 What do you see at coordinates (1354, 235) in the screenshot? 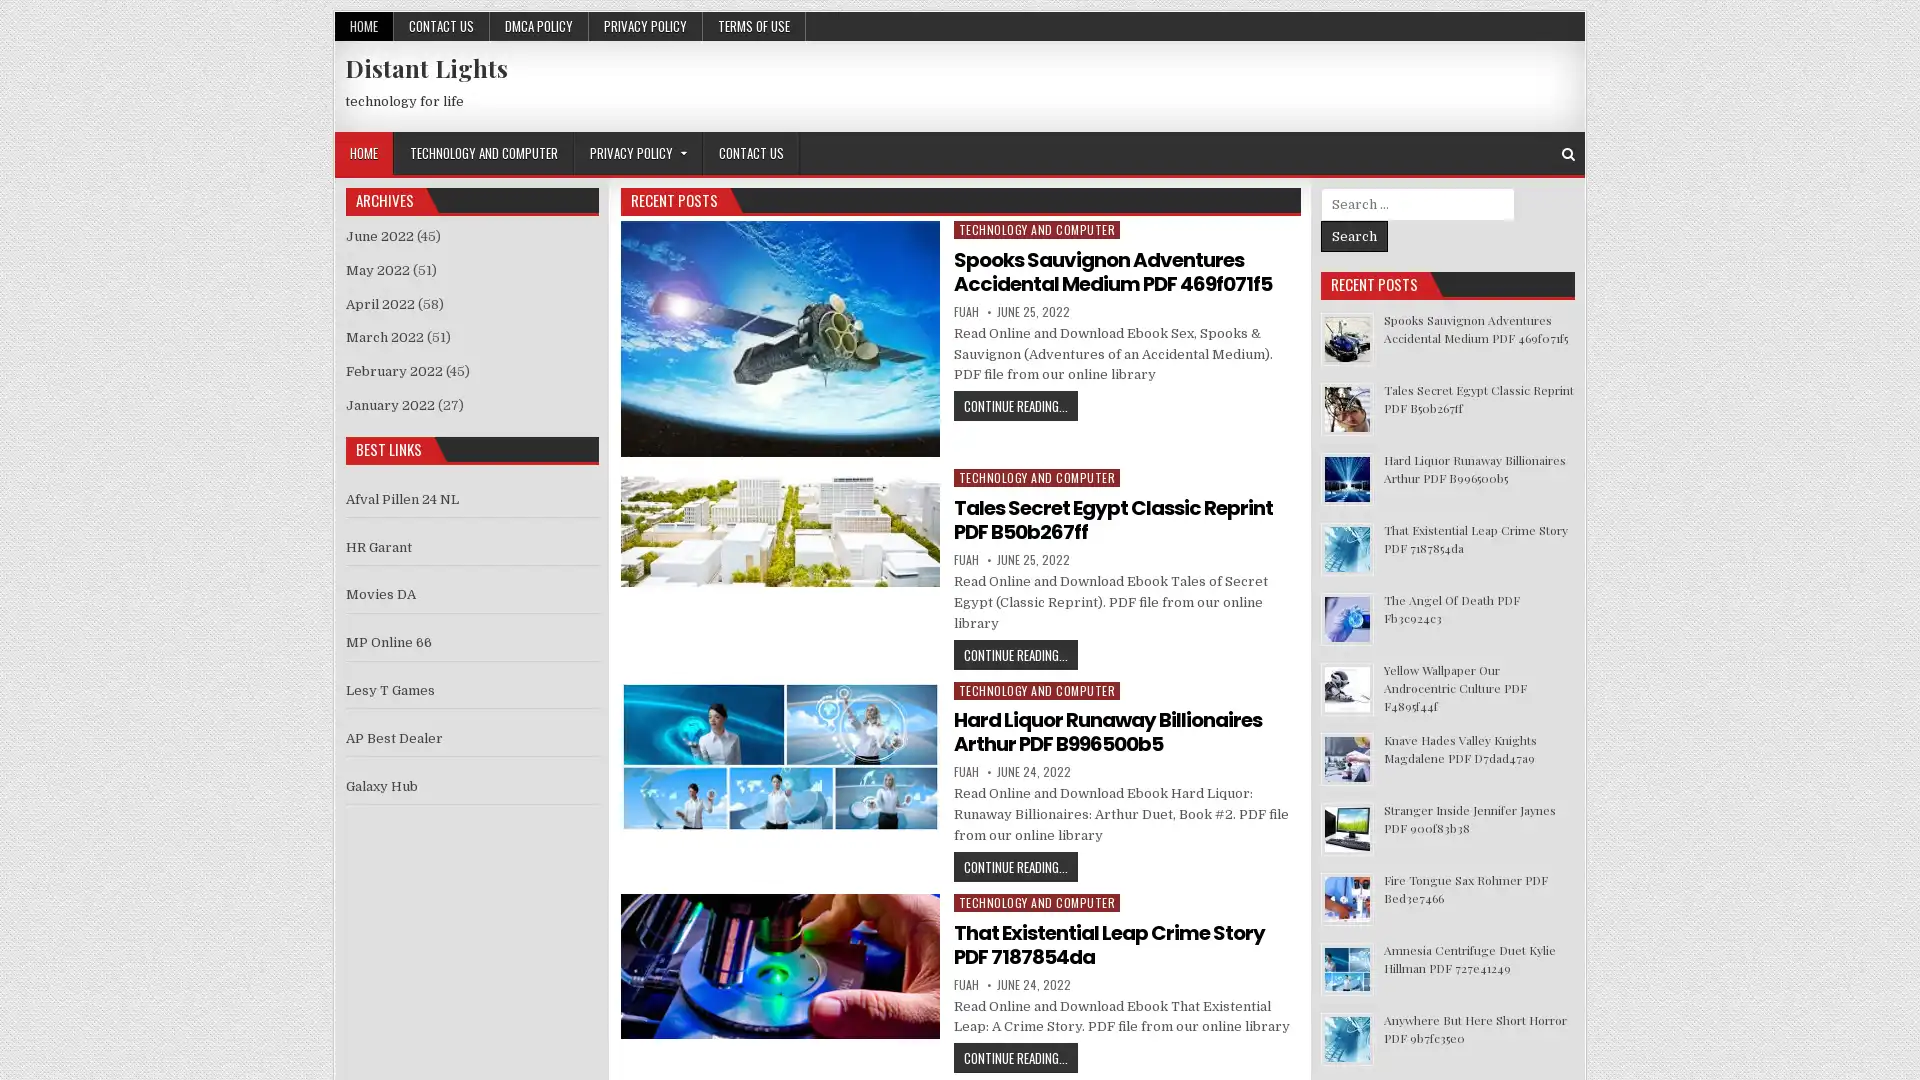
I see `Search` at bounding box center [1354, 235].